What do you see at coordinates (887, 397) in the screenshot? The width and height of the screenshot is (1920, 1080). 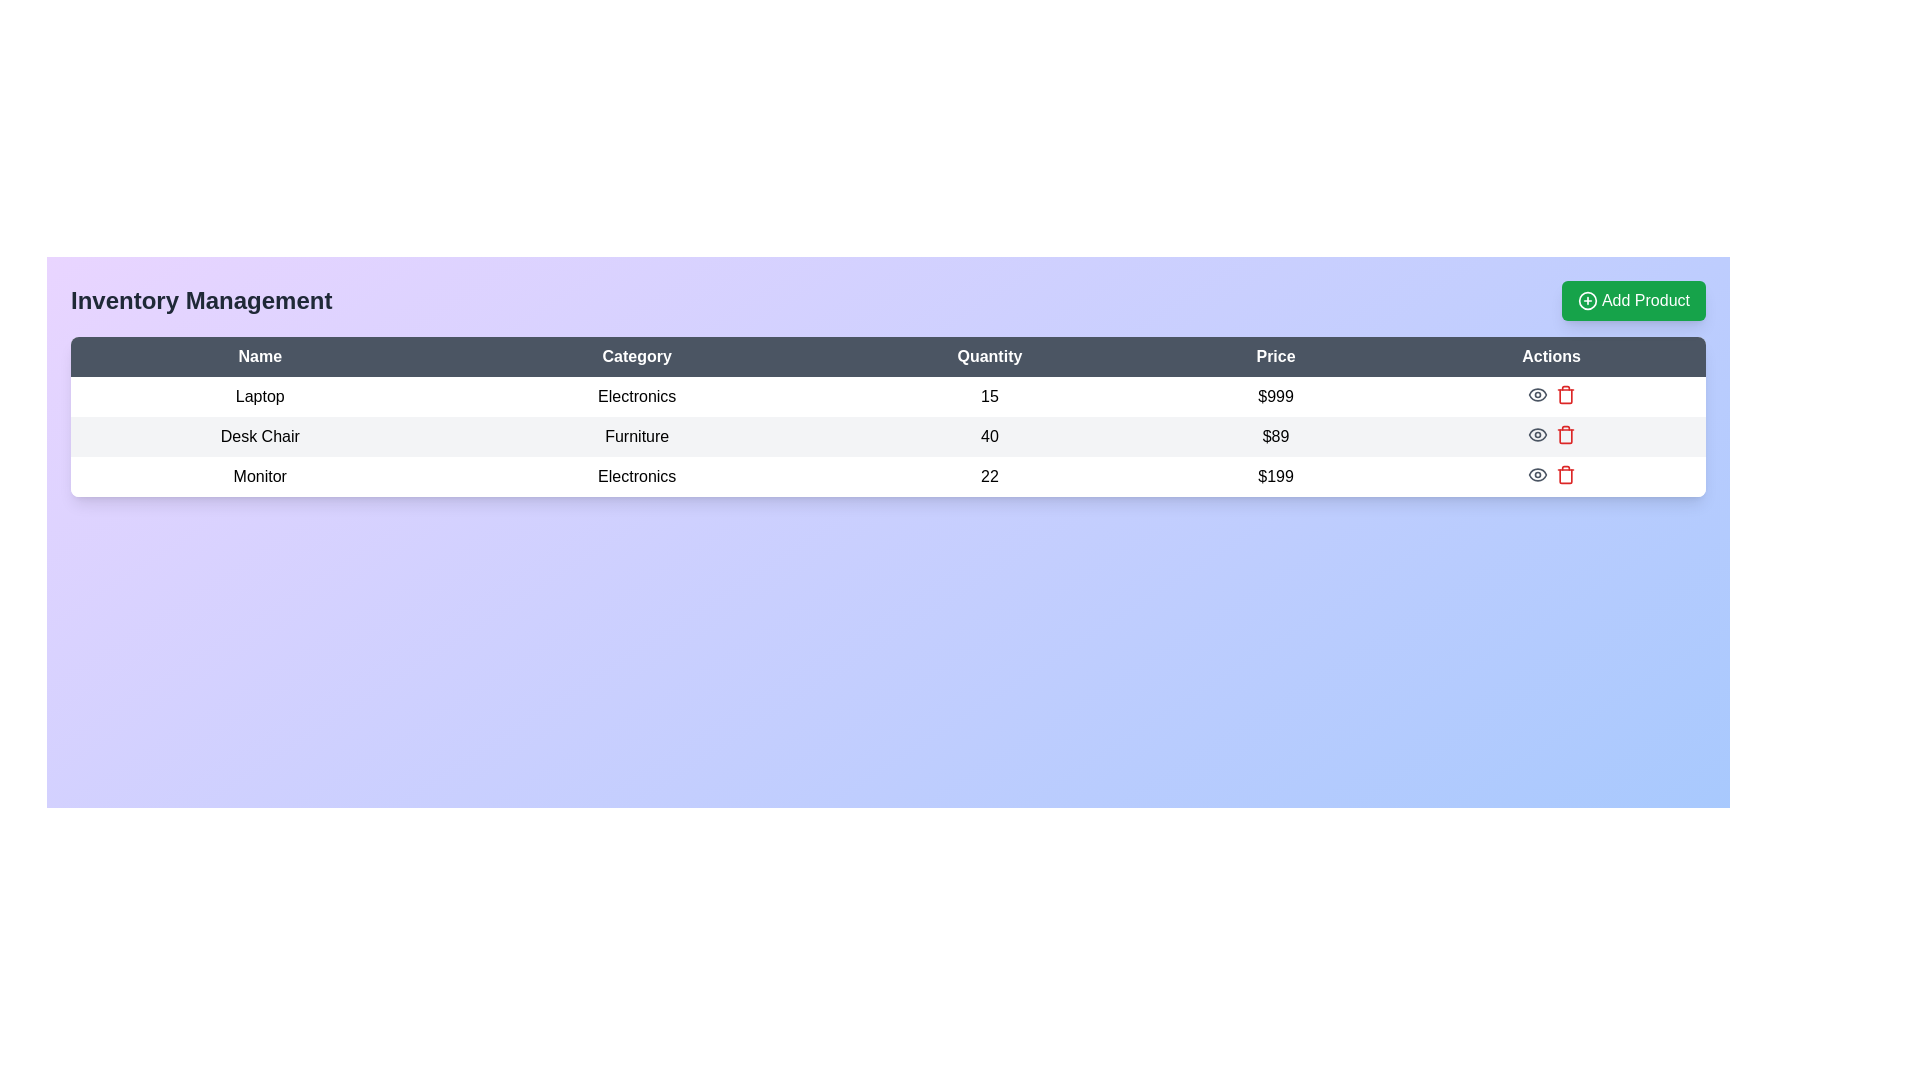 I see `the first row of the data table` at bounding box center [887, 397].